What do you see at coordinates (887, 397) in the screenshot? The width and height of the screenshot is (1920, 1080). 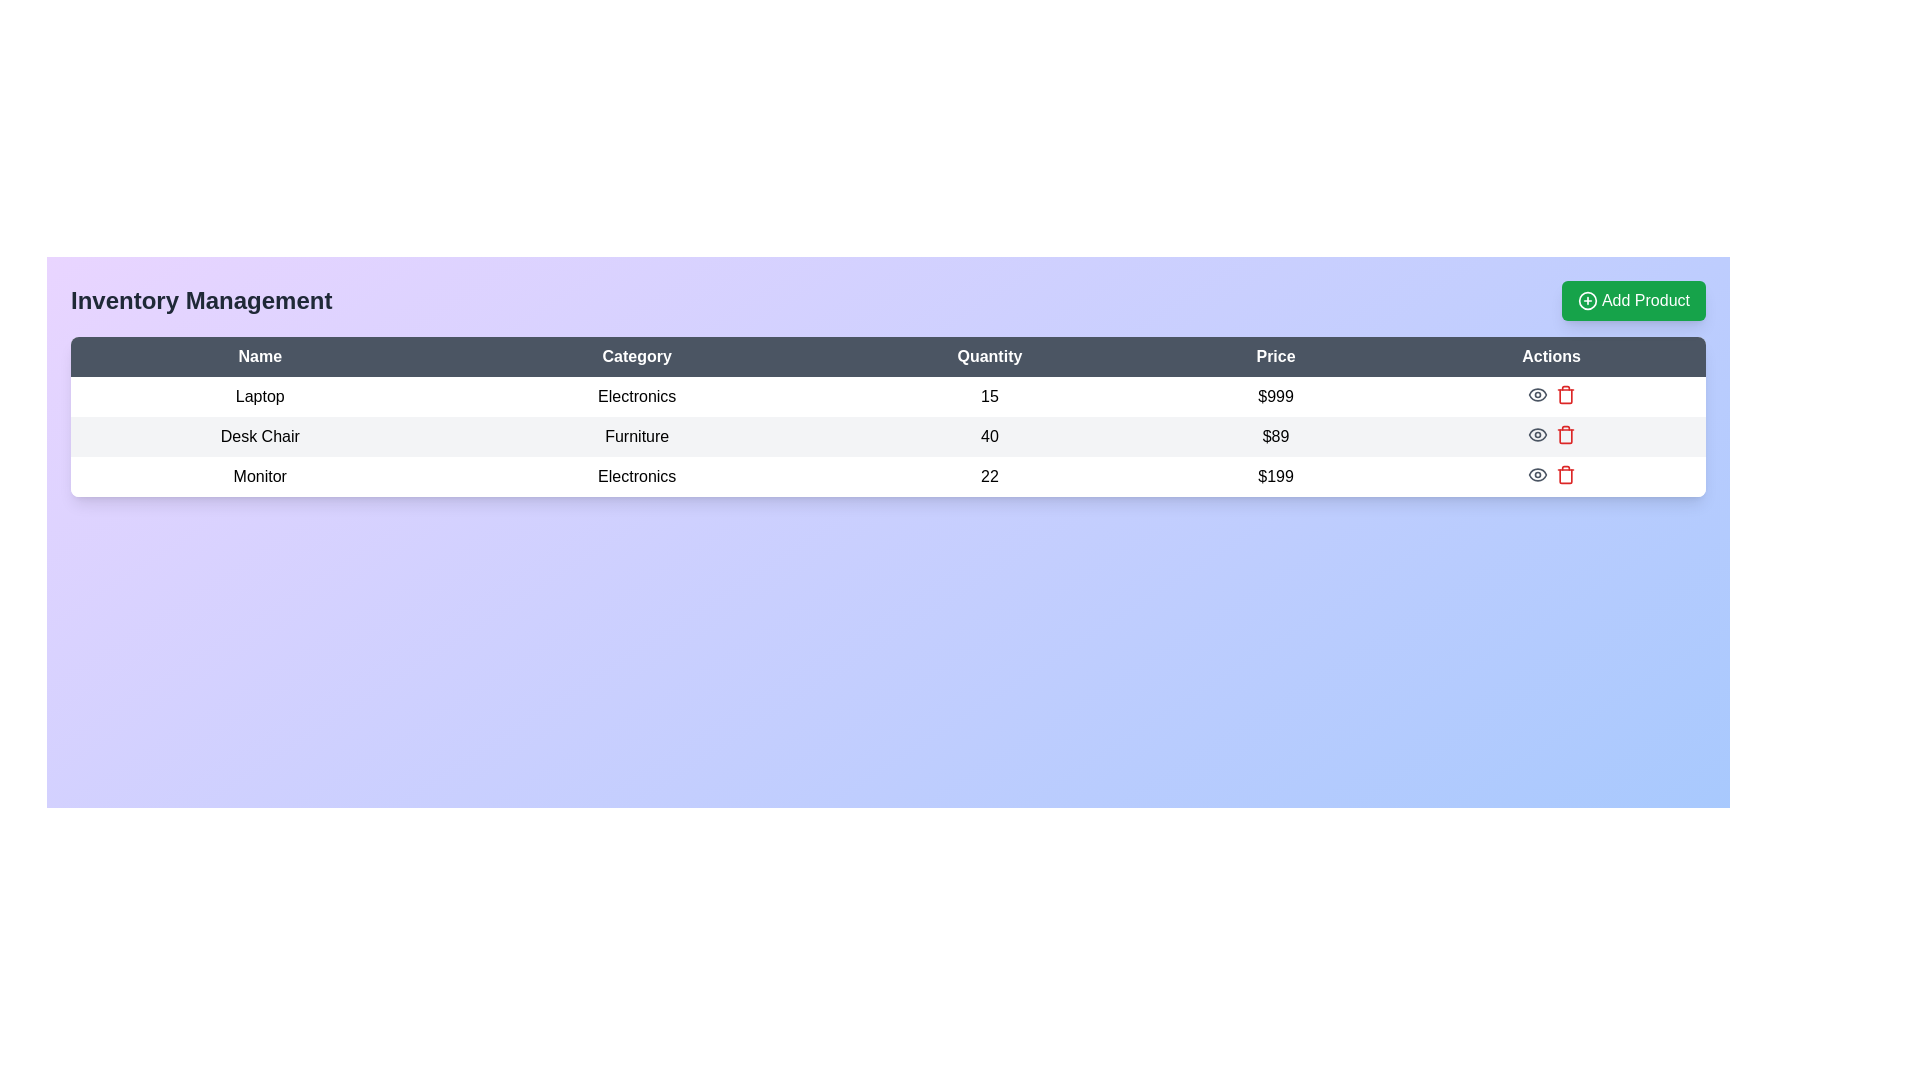 I see `the first row of the data table` at bounding box center [887, 397].